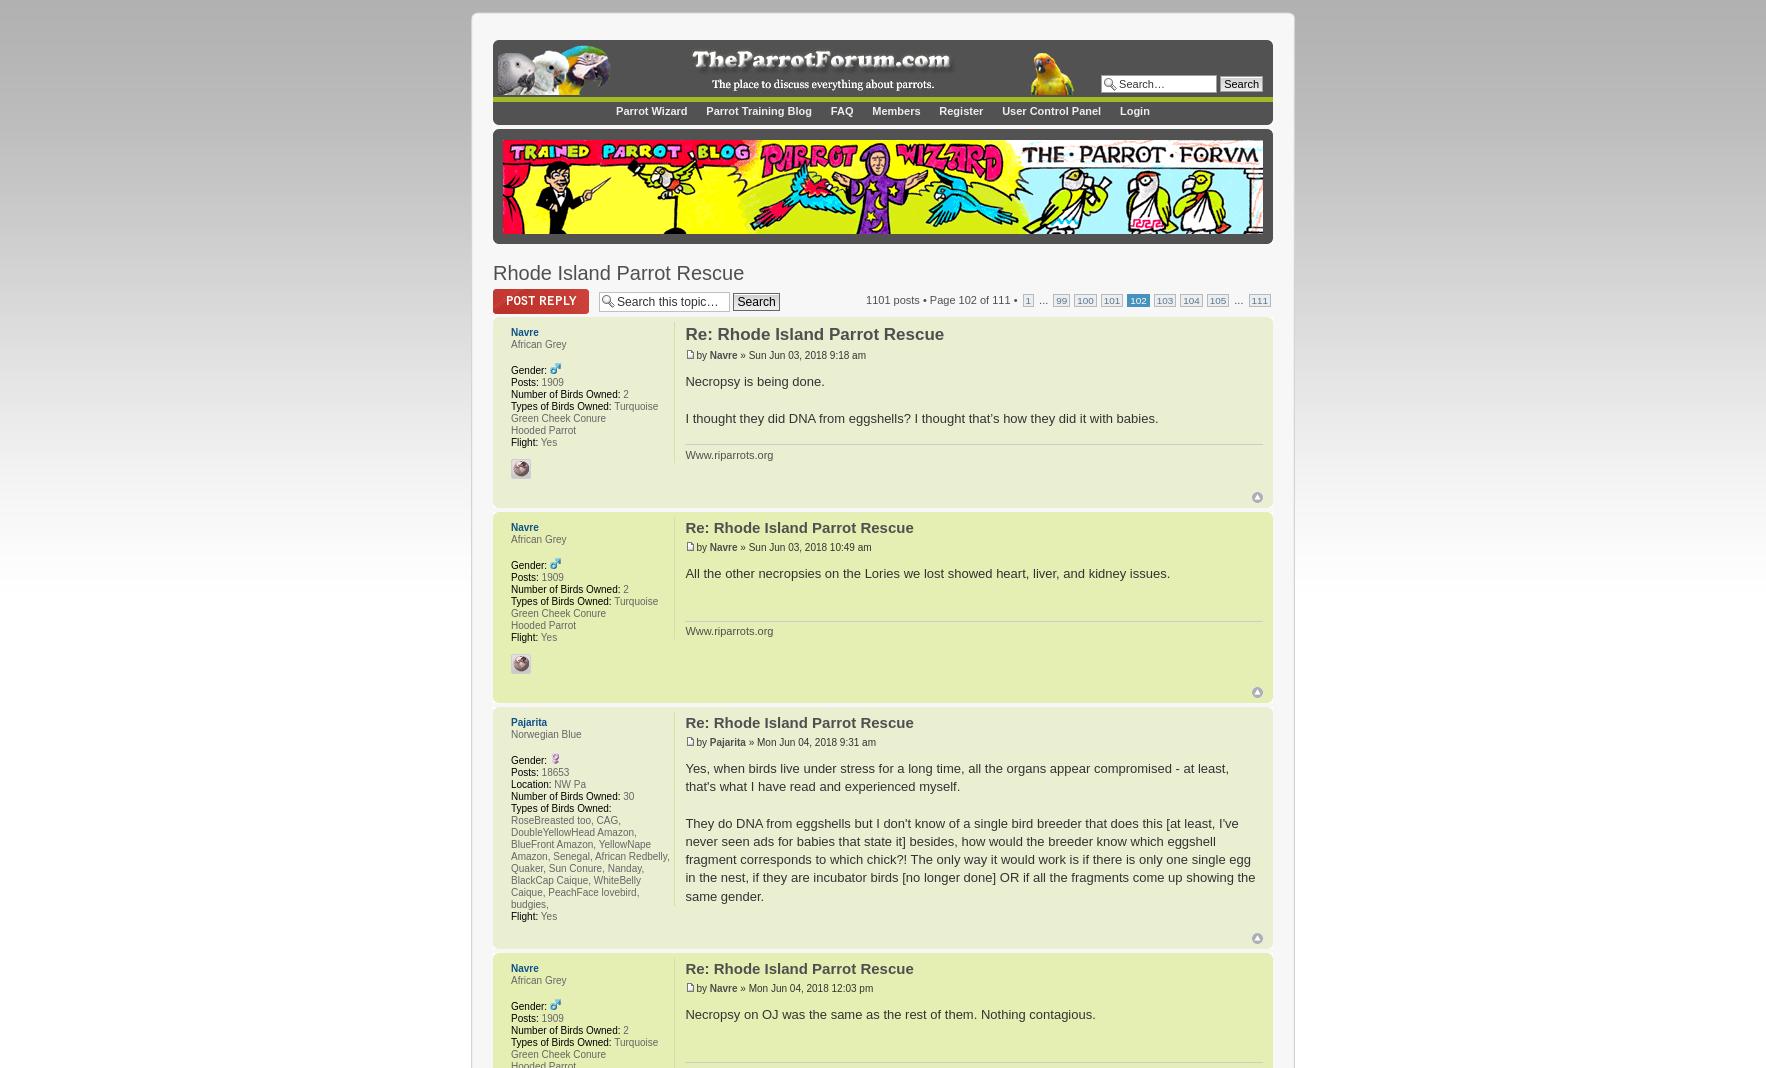 This screenshot has height=1068, width=1766. Describe the element at coordinates (553, 772) in the screenshot. I see `'18653'` at that location.